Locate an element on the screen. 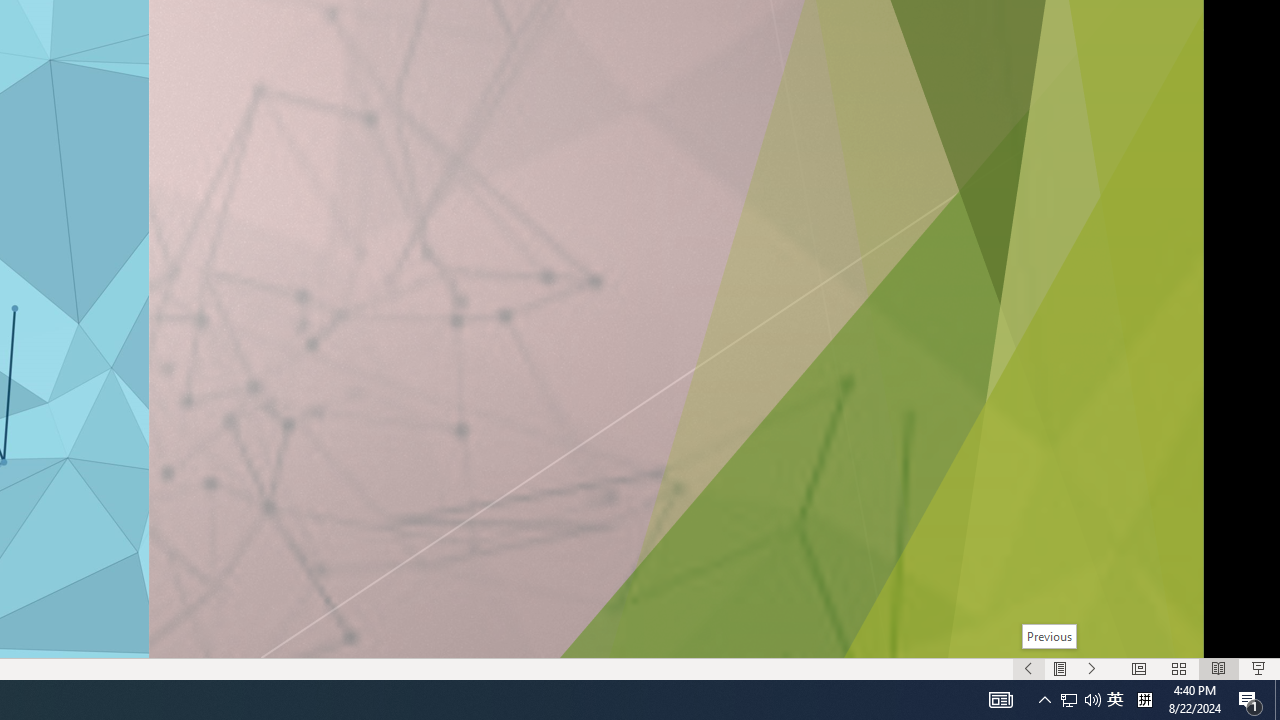 Image resolution: width=1280 pixels, height=720 pixels. 'Previous' is located at coordinates (1047, 636).